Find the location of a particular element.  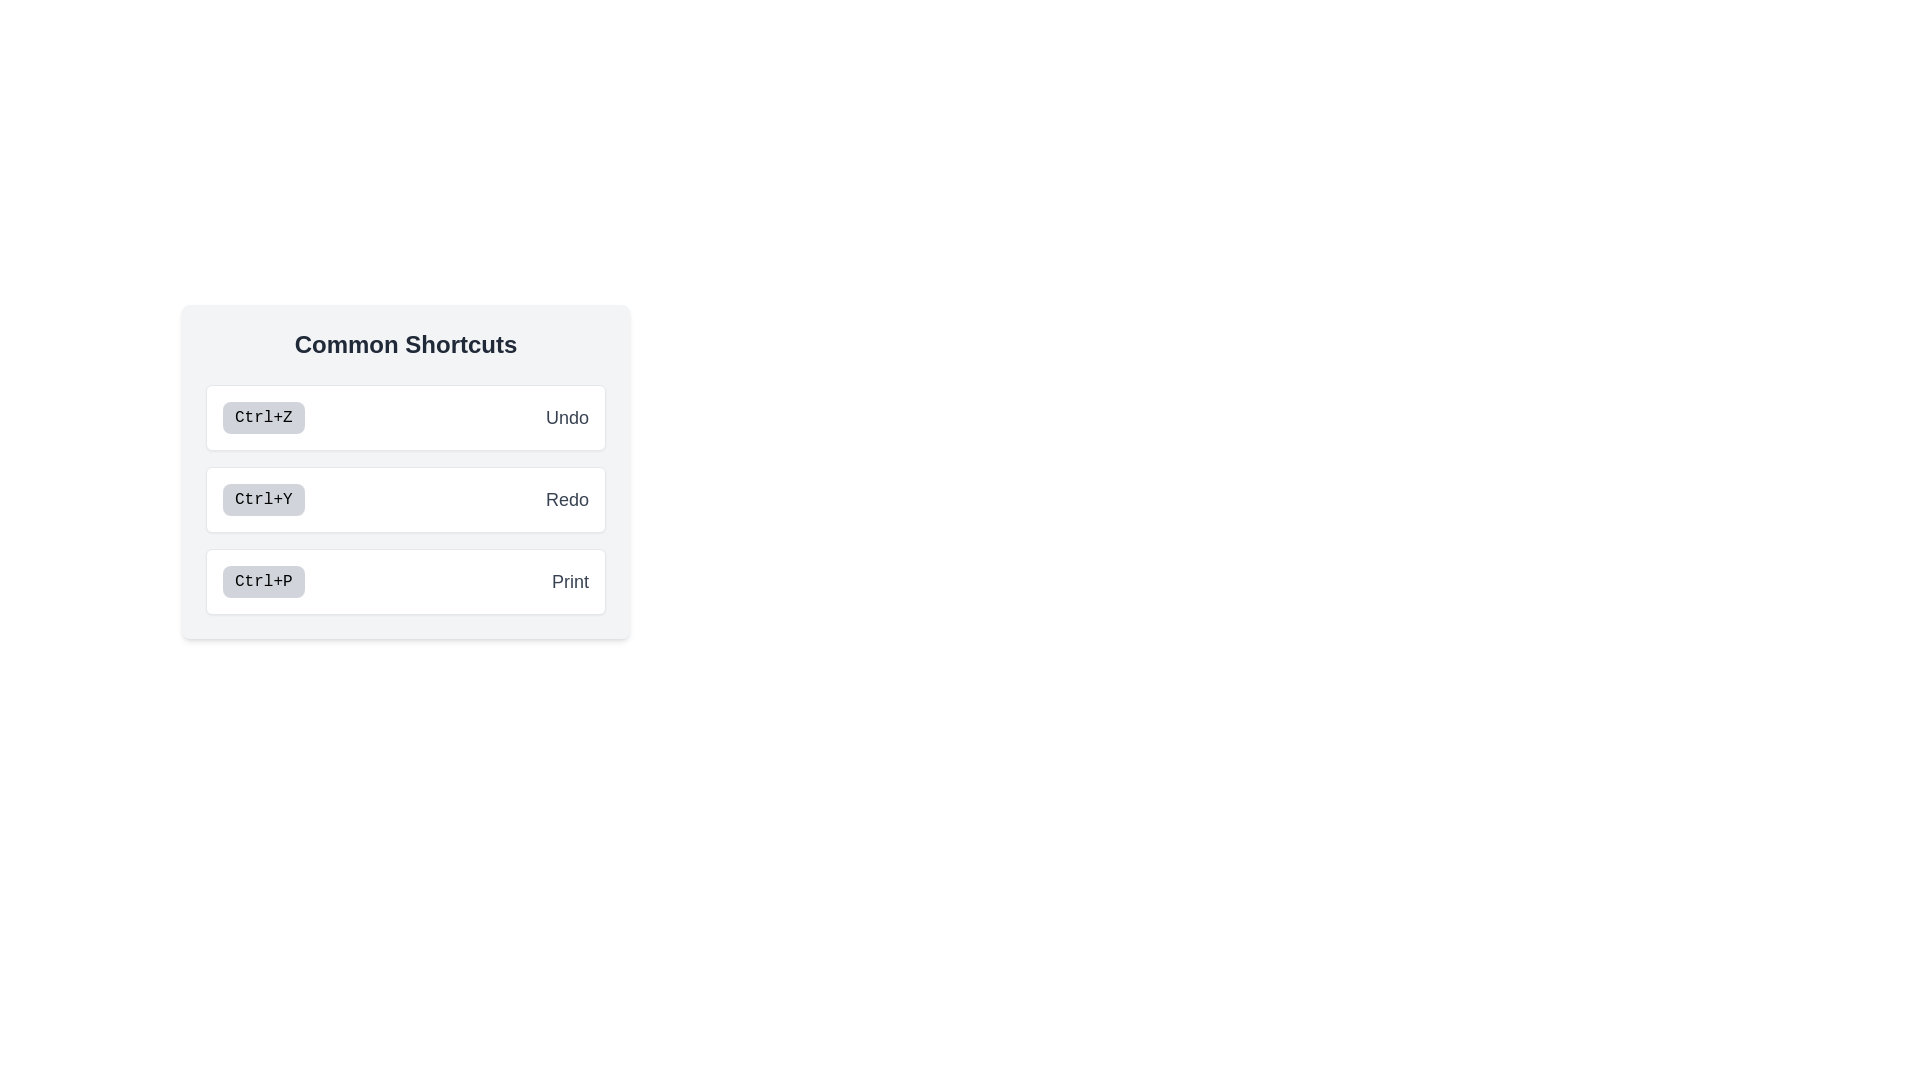

the text label displaying 'Ctrl+Z', which has a light gray background and a button-like appearance, located in the first row of a list-like structure is located at coordinates (262, 416).